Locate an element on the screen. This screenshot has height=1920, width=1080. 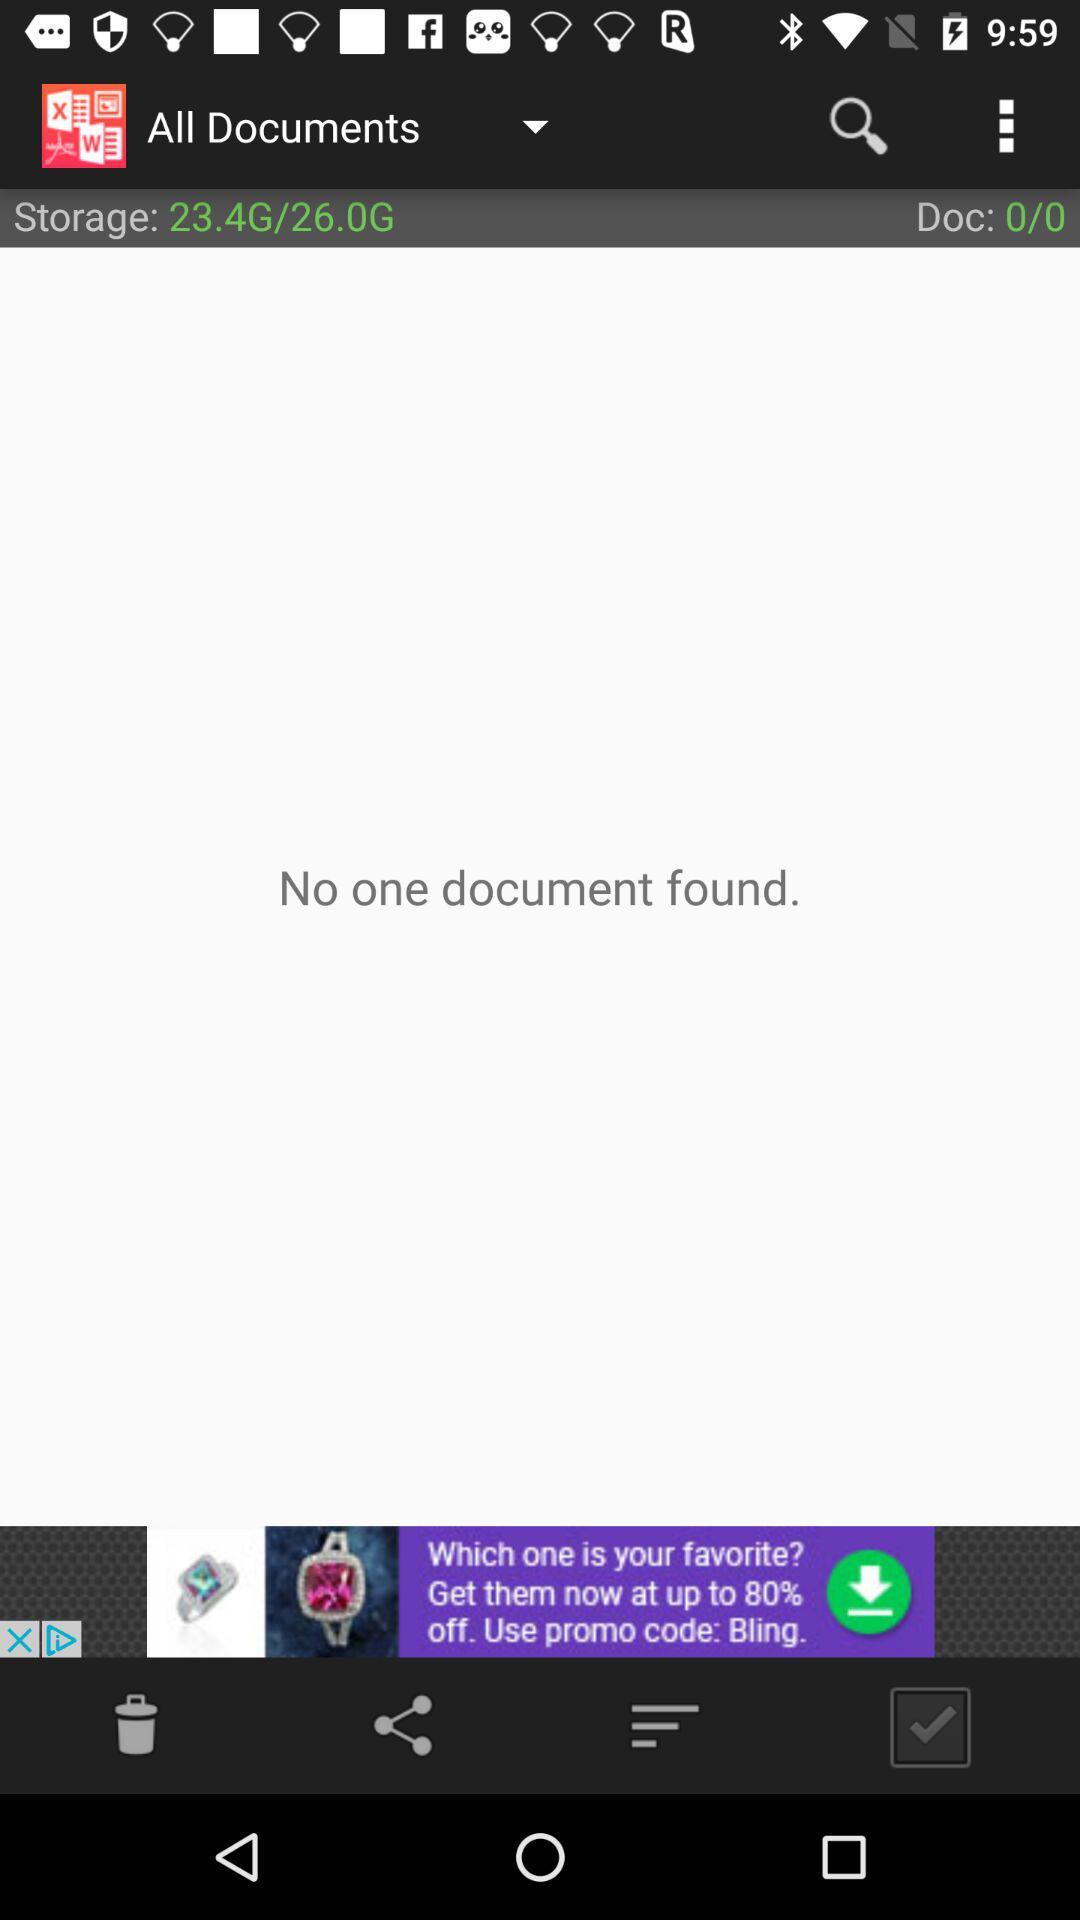
send to trash is located at coordinates (135, 1724).